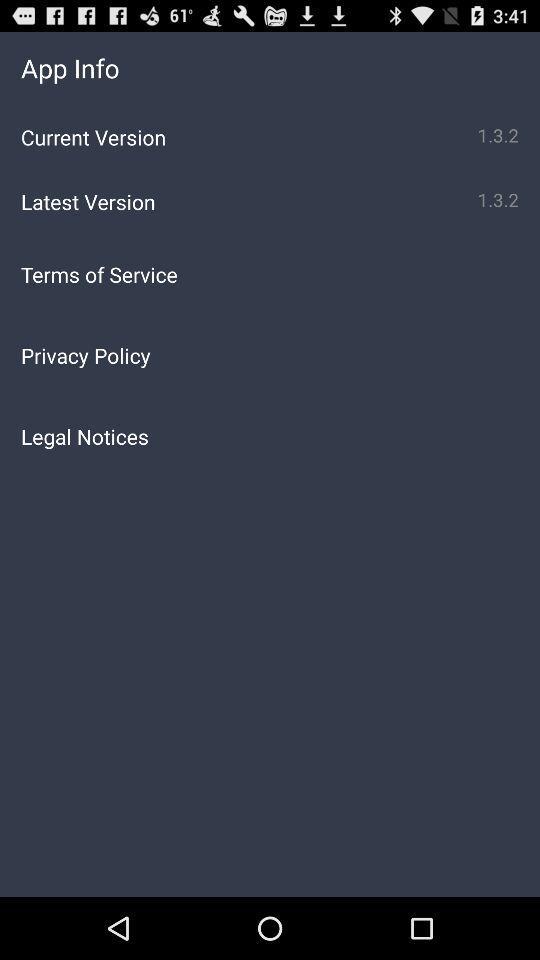 This screenshot has height=960, width=540. What do you see at coordinates (270, 273) in the screenshot?
I see `the icon above the privacy policy app` at bounding box center [270, 273].